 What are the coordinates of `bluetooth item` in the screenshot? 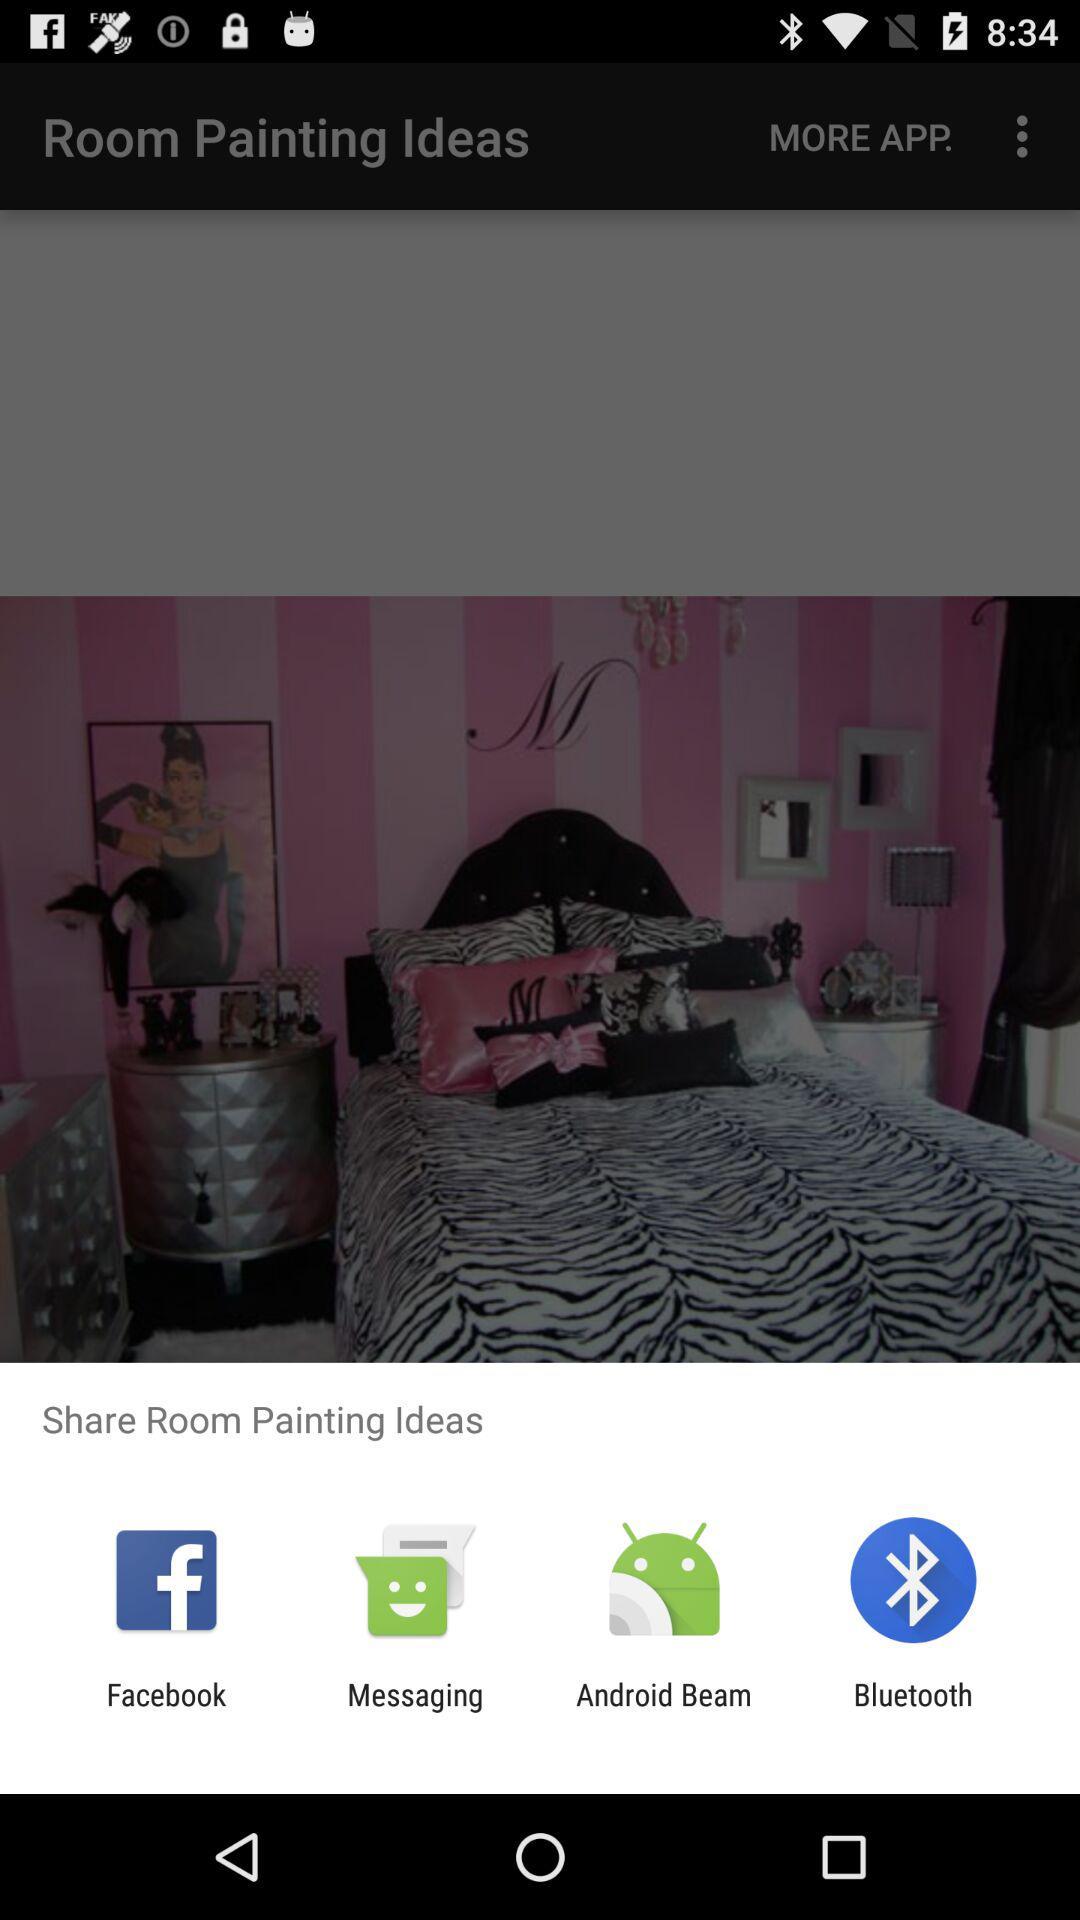 It's located at (913, 1711).